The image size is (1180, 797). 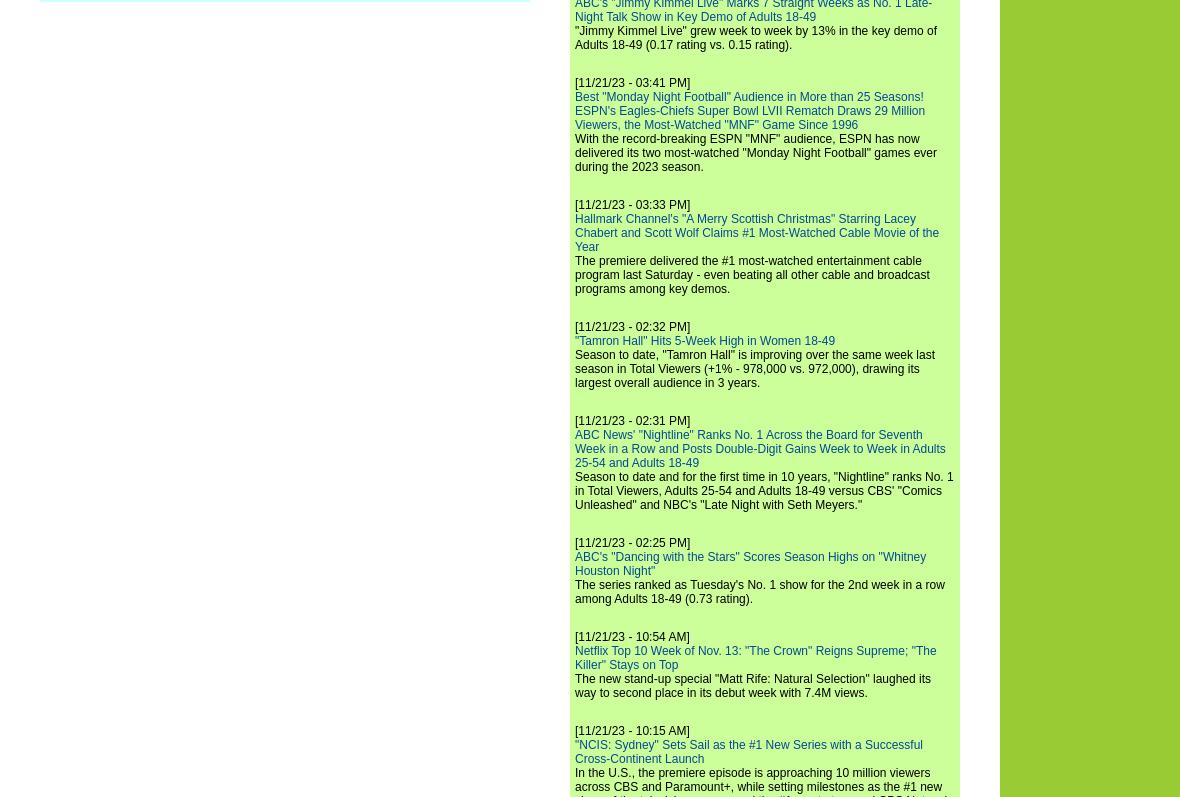 What do you see at coordinates (631, 81) in the screenshot?
I see `'[11/21/23 - 03:41 PM]'` at bounding box center [631, 81].